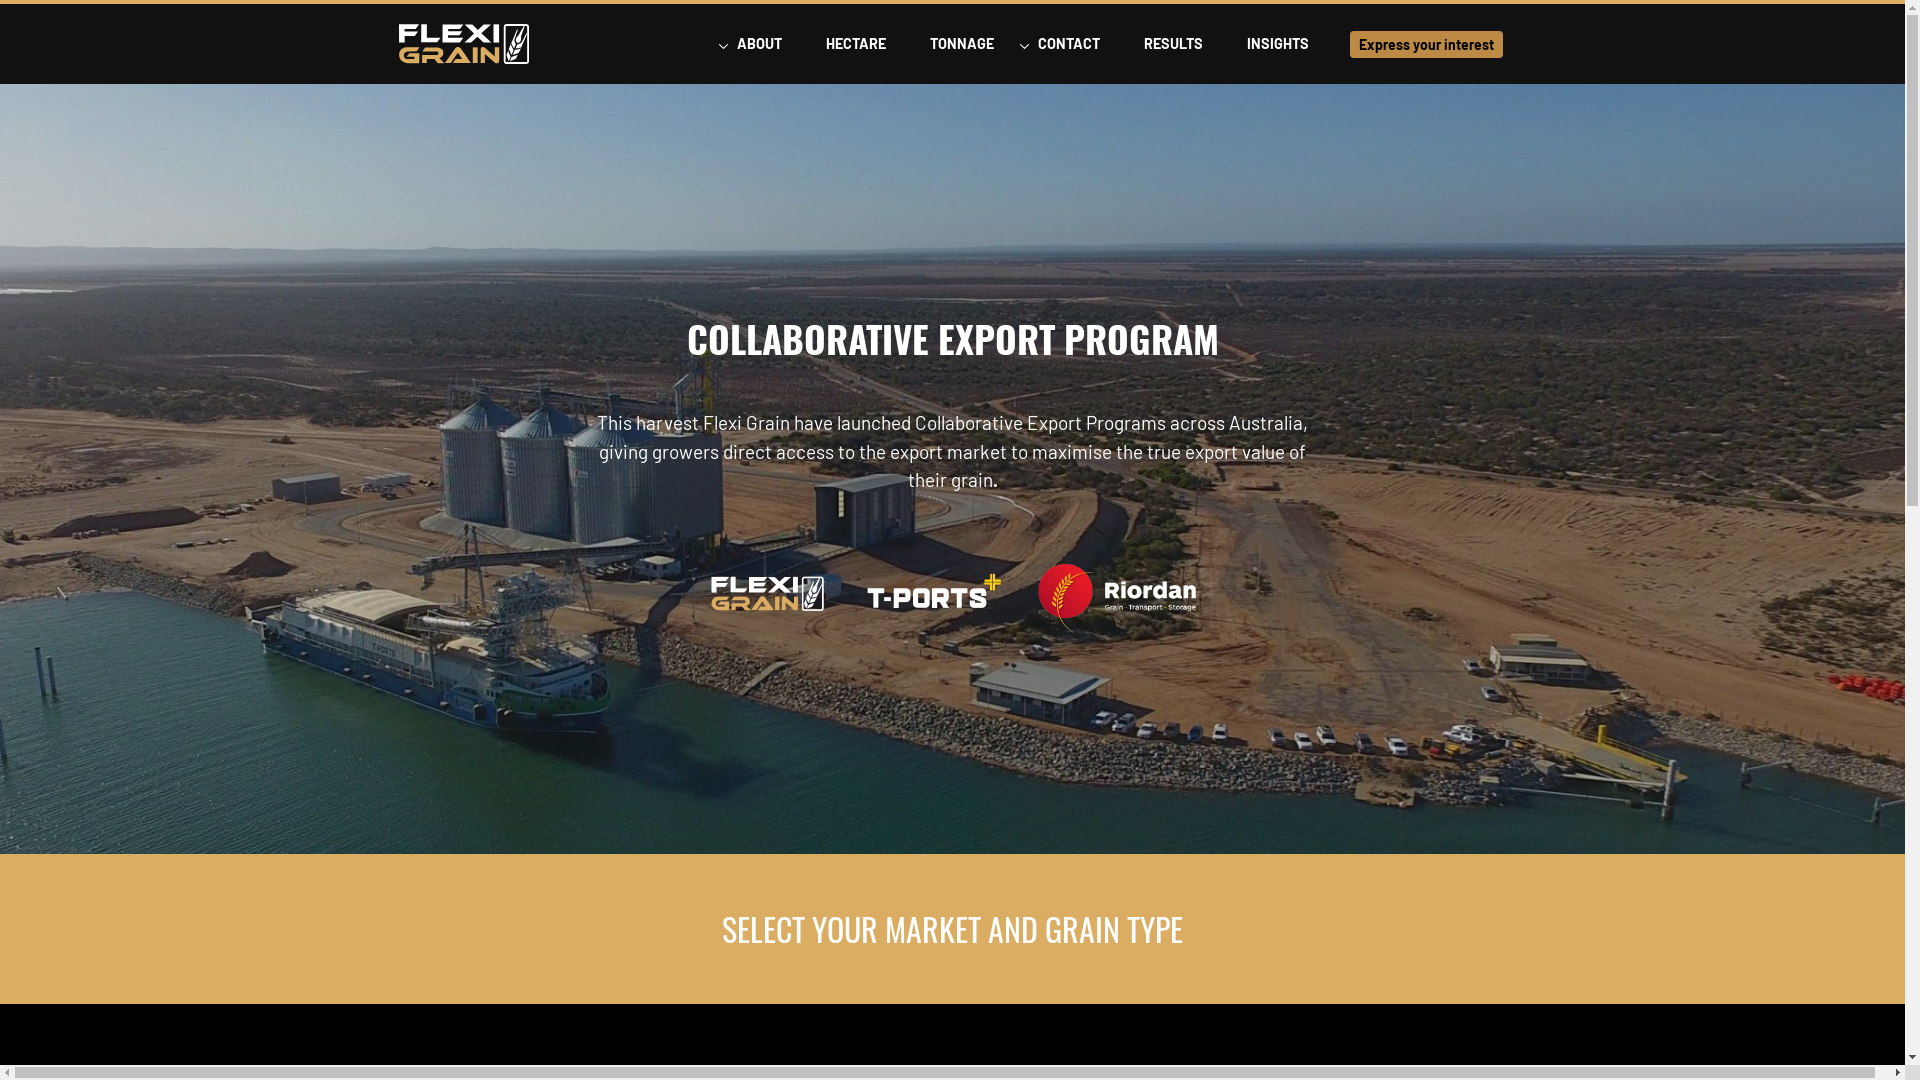 Image resolution: width=1920 pixels, height=1080 pixels. Describe the element at coordinates (1068, 43) in the screenshot. I see `'CONTACT'` at that location.